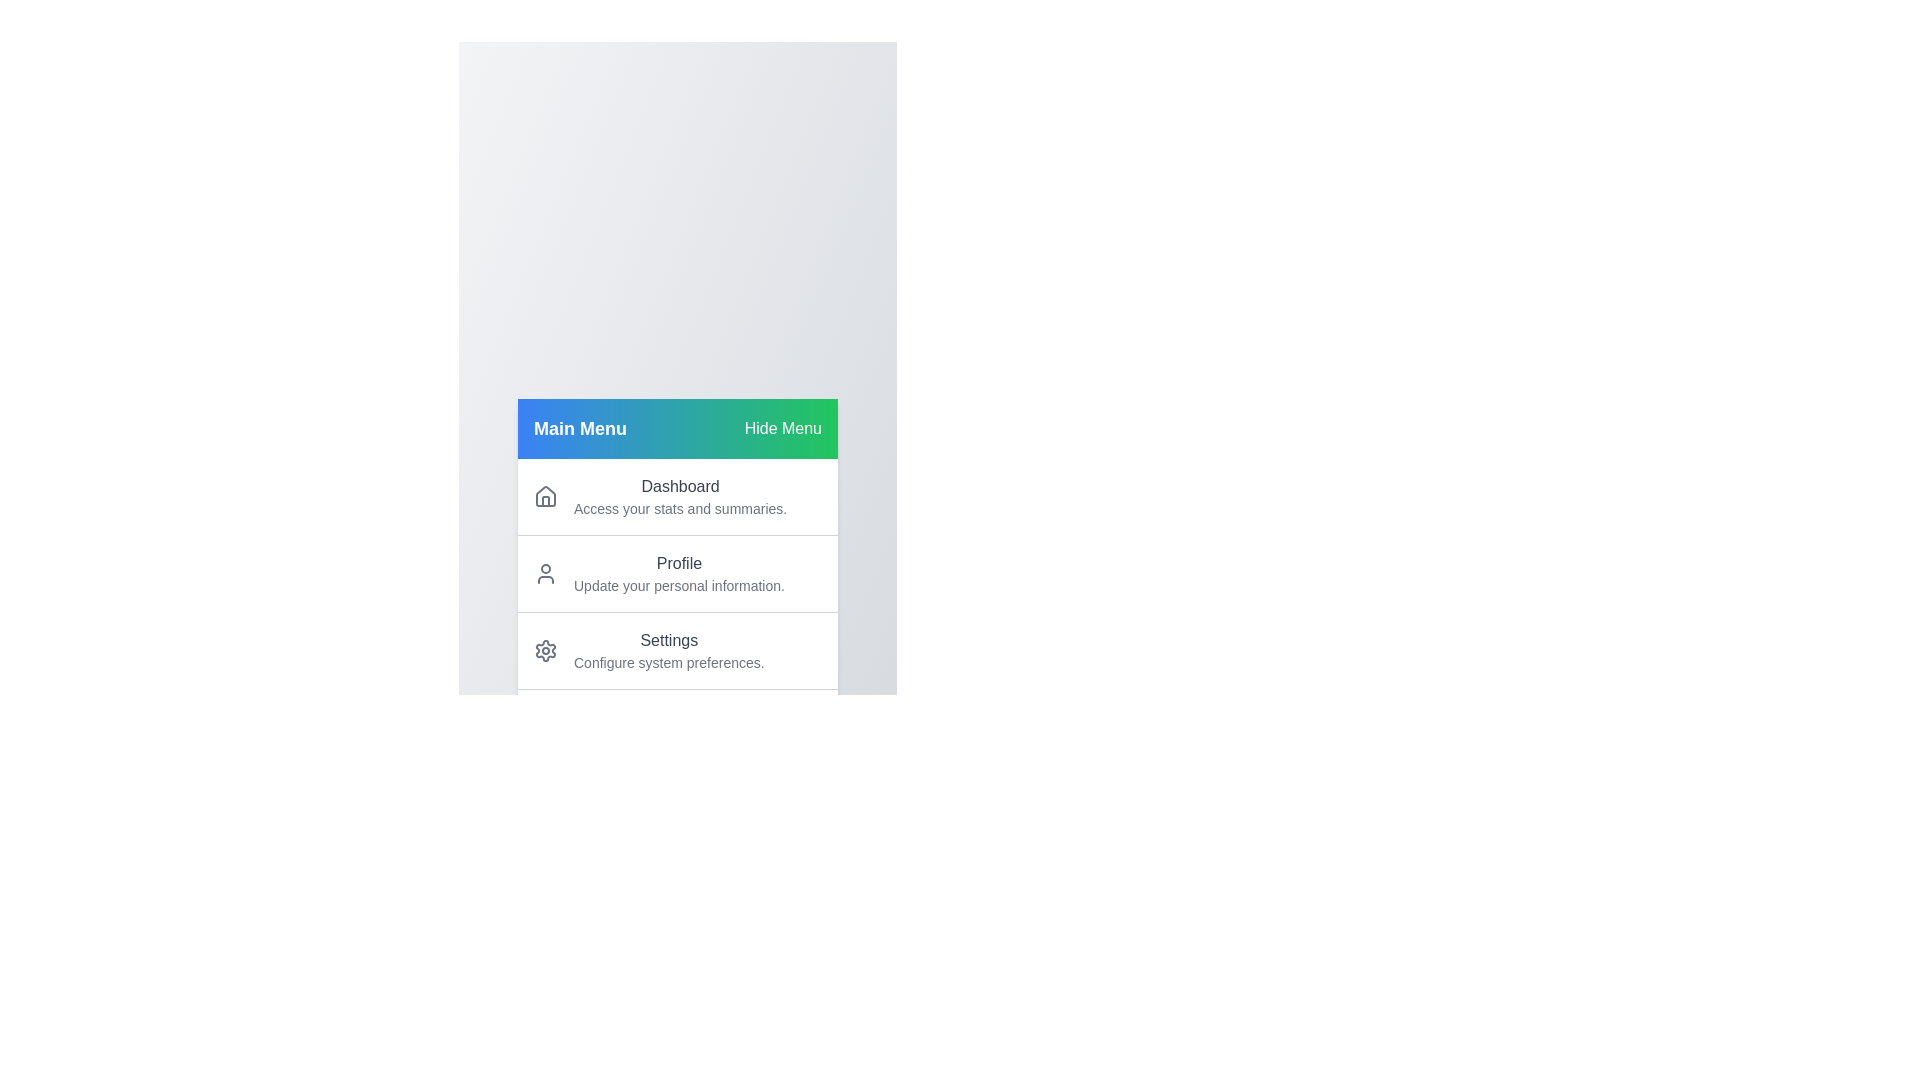 The image size is (1920, 1080). I want to click on 'Hide Menu' button to toggle the menu's visibility, so click(781, 427).